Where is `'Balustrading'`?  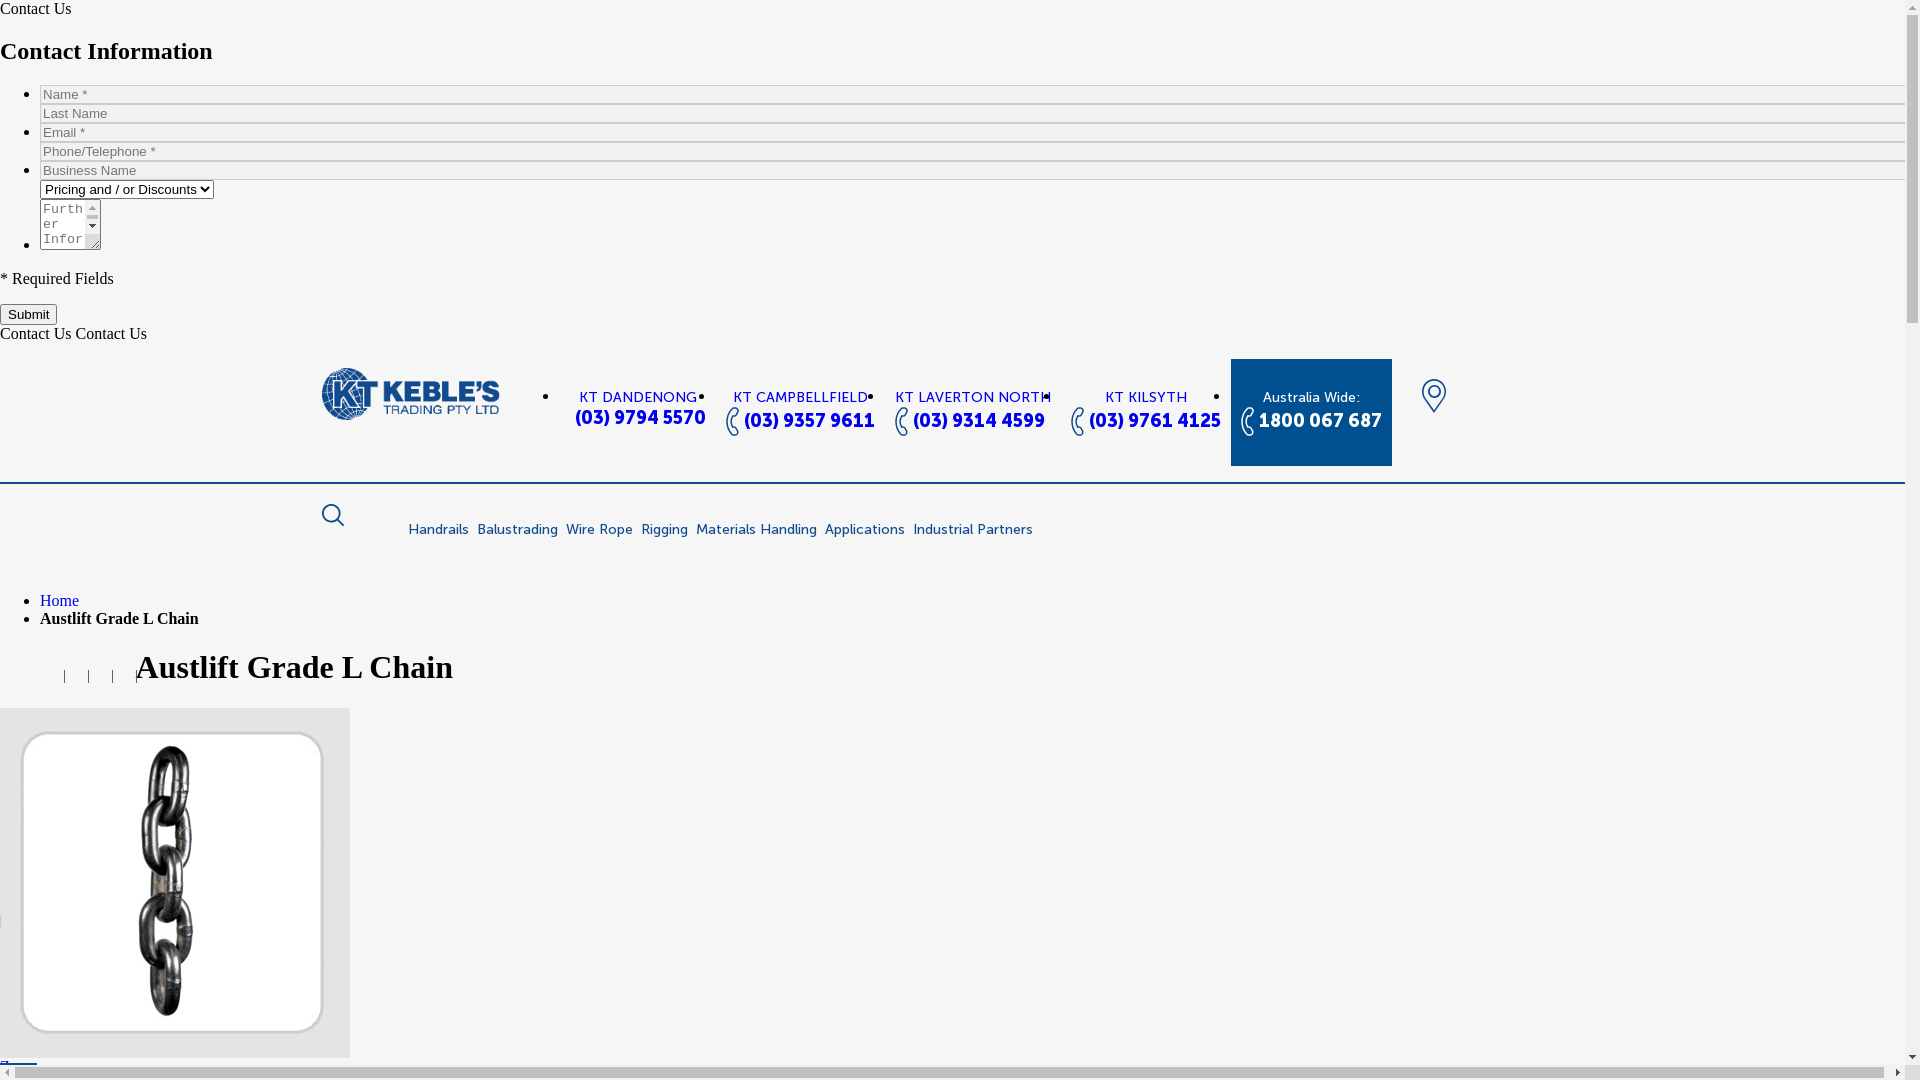
'Balustrading' is located at coordinates (516, 528).